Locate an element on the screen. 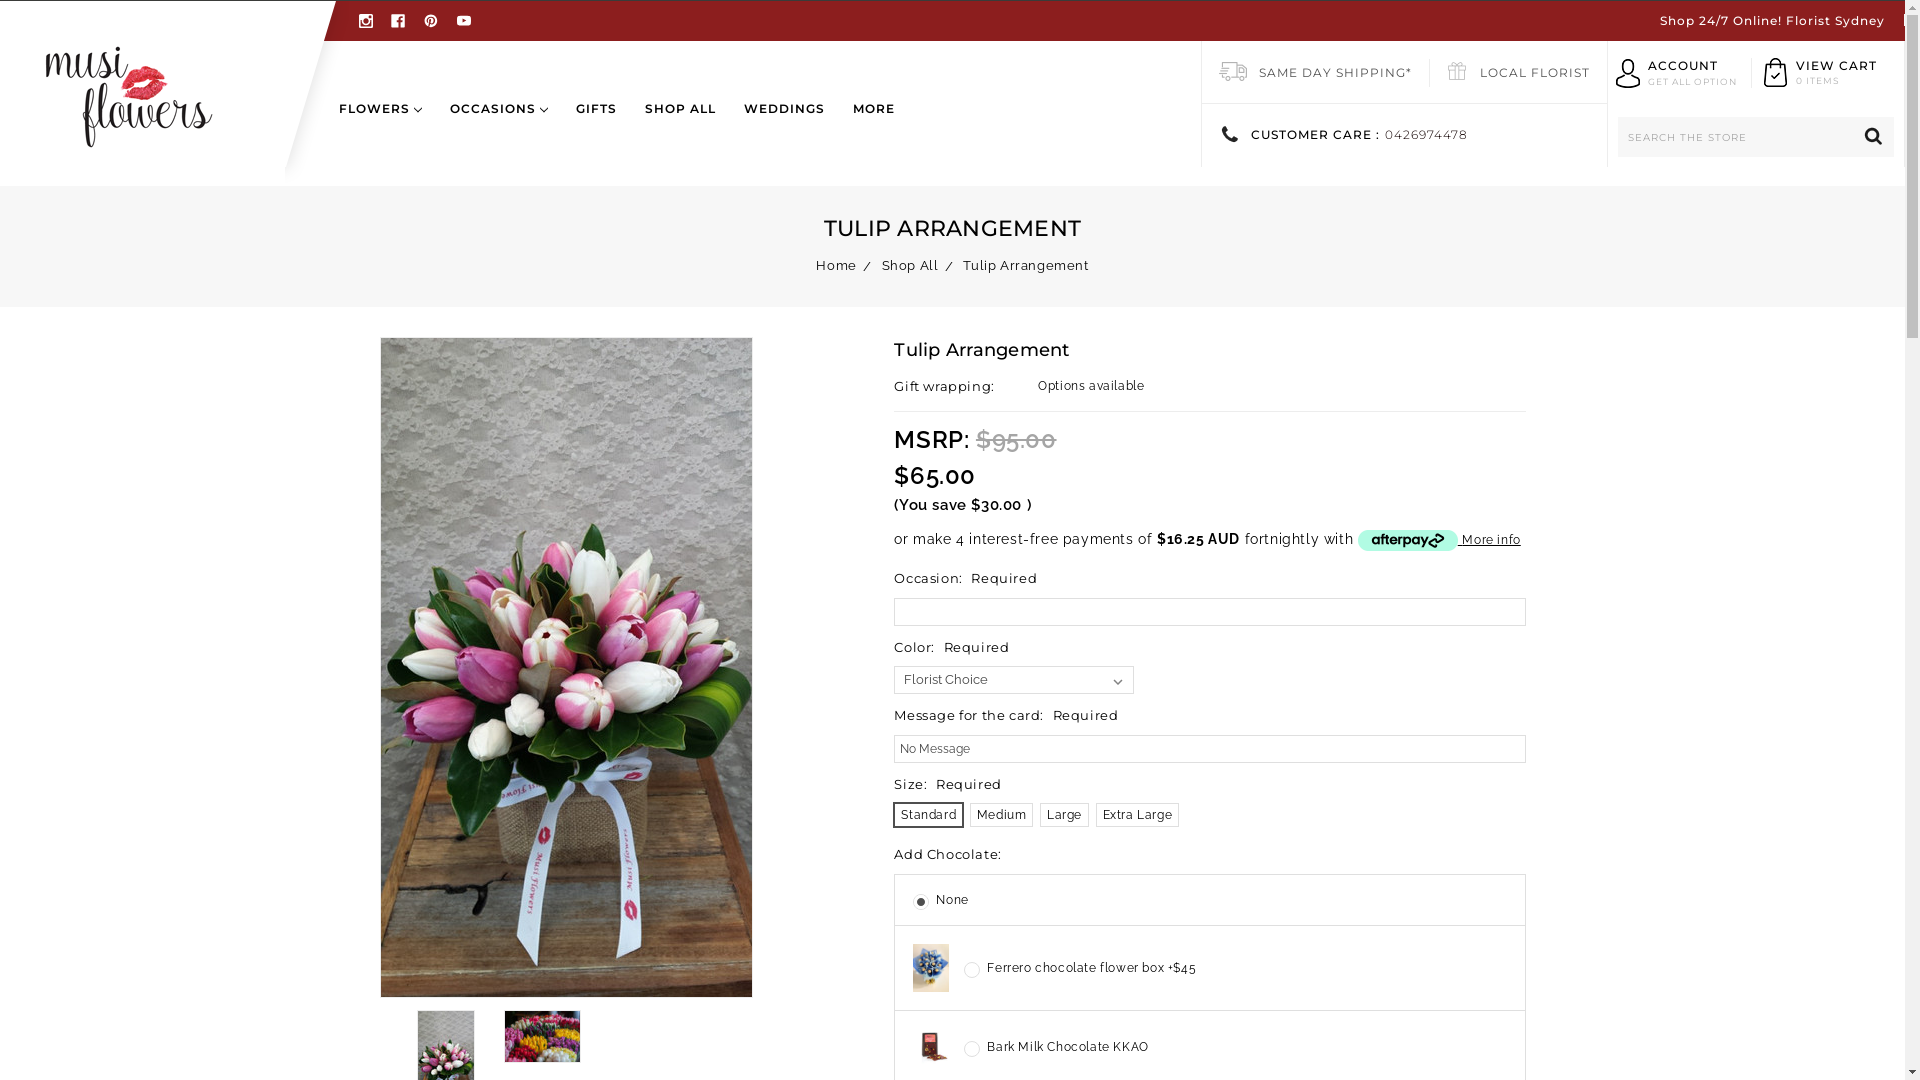 The image size is (1920, 1080). 'More info' is located at coordinates (1438, 540).